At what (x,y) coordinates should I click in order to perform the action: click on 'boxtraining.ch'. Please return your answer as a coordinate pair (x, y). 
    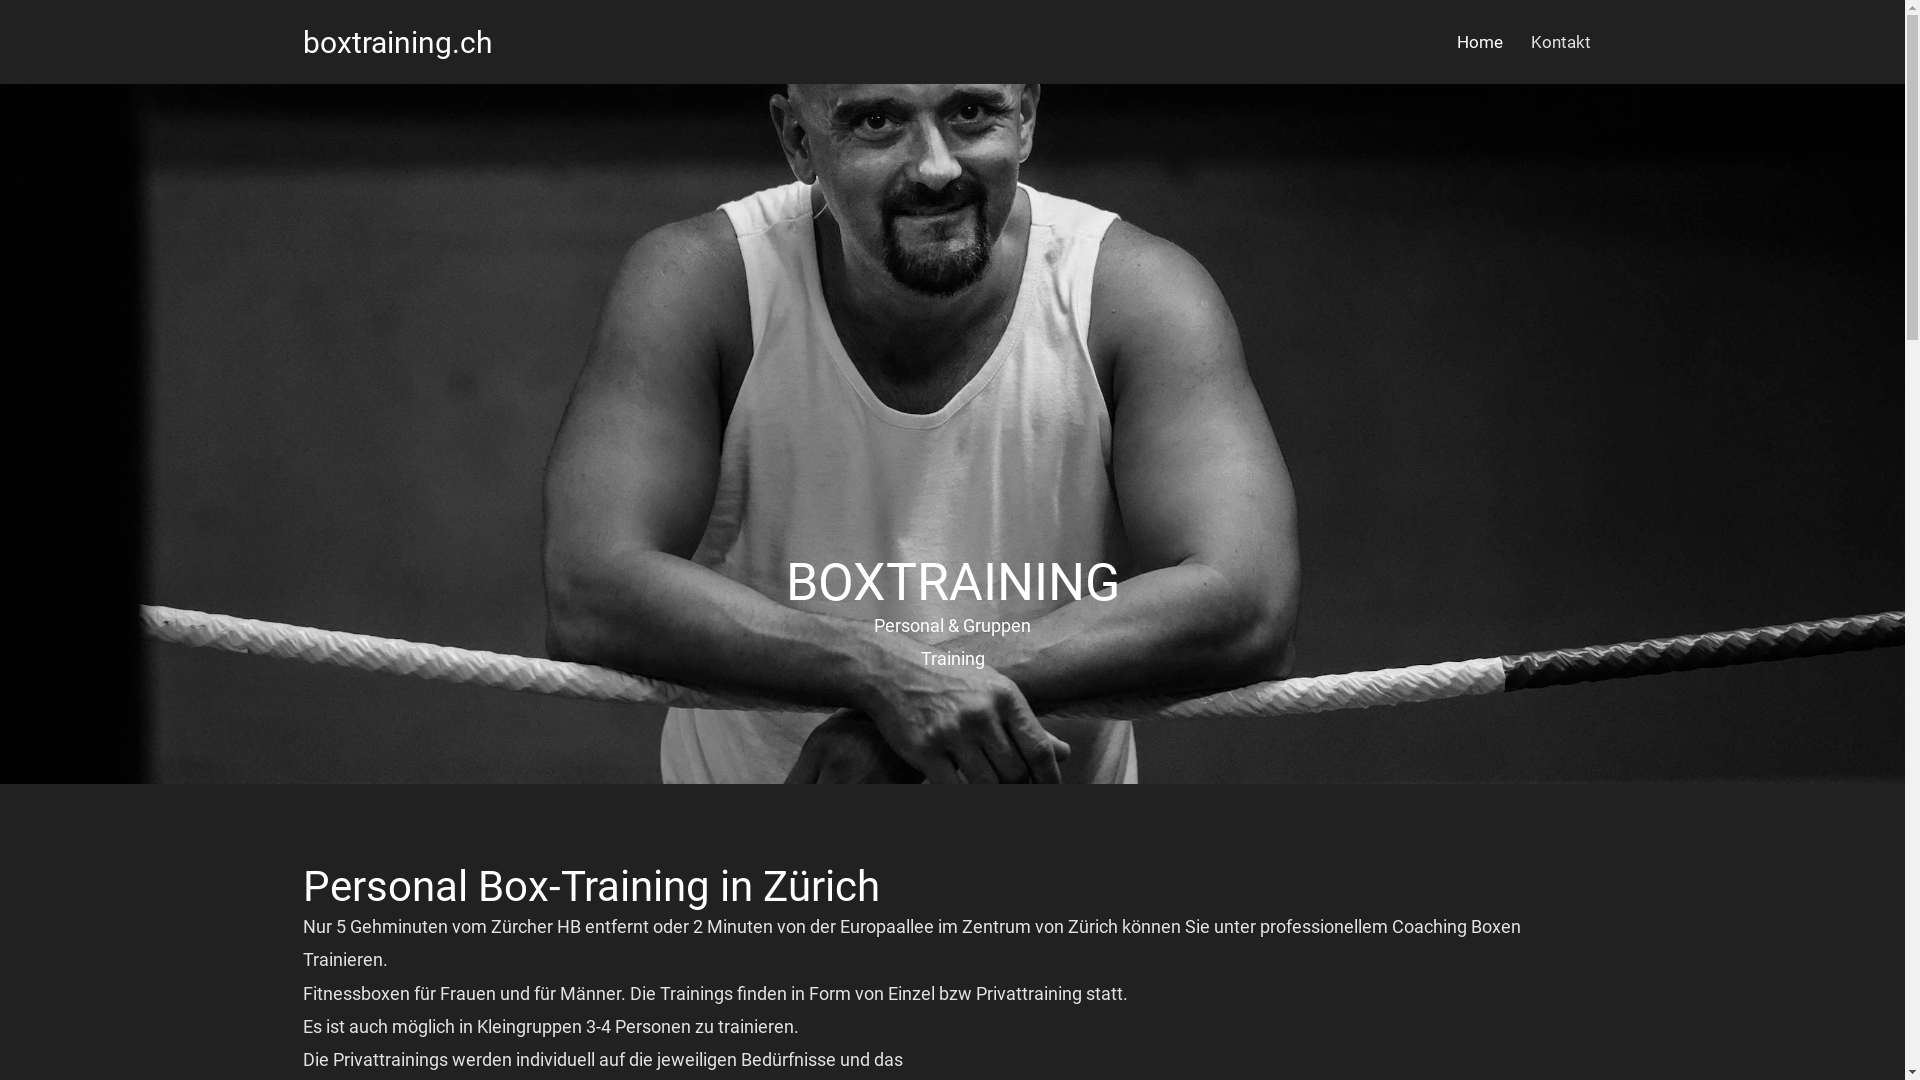
    Looking at the image, I should click on (397, 41).